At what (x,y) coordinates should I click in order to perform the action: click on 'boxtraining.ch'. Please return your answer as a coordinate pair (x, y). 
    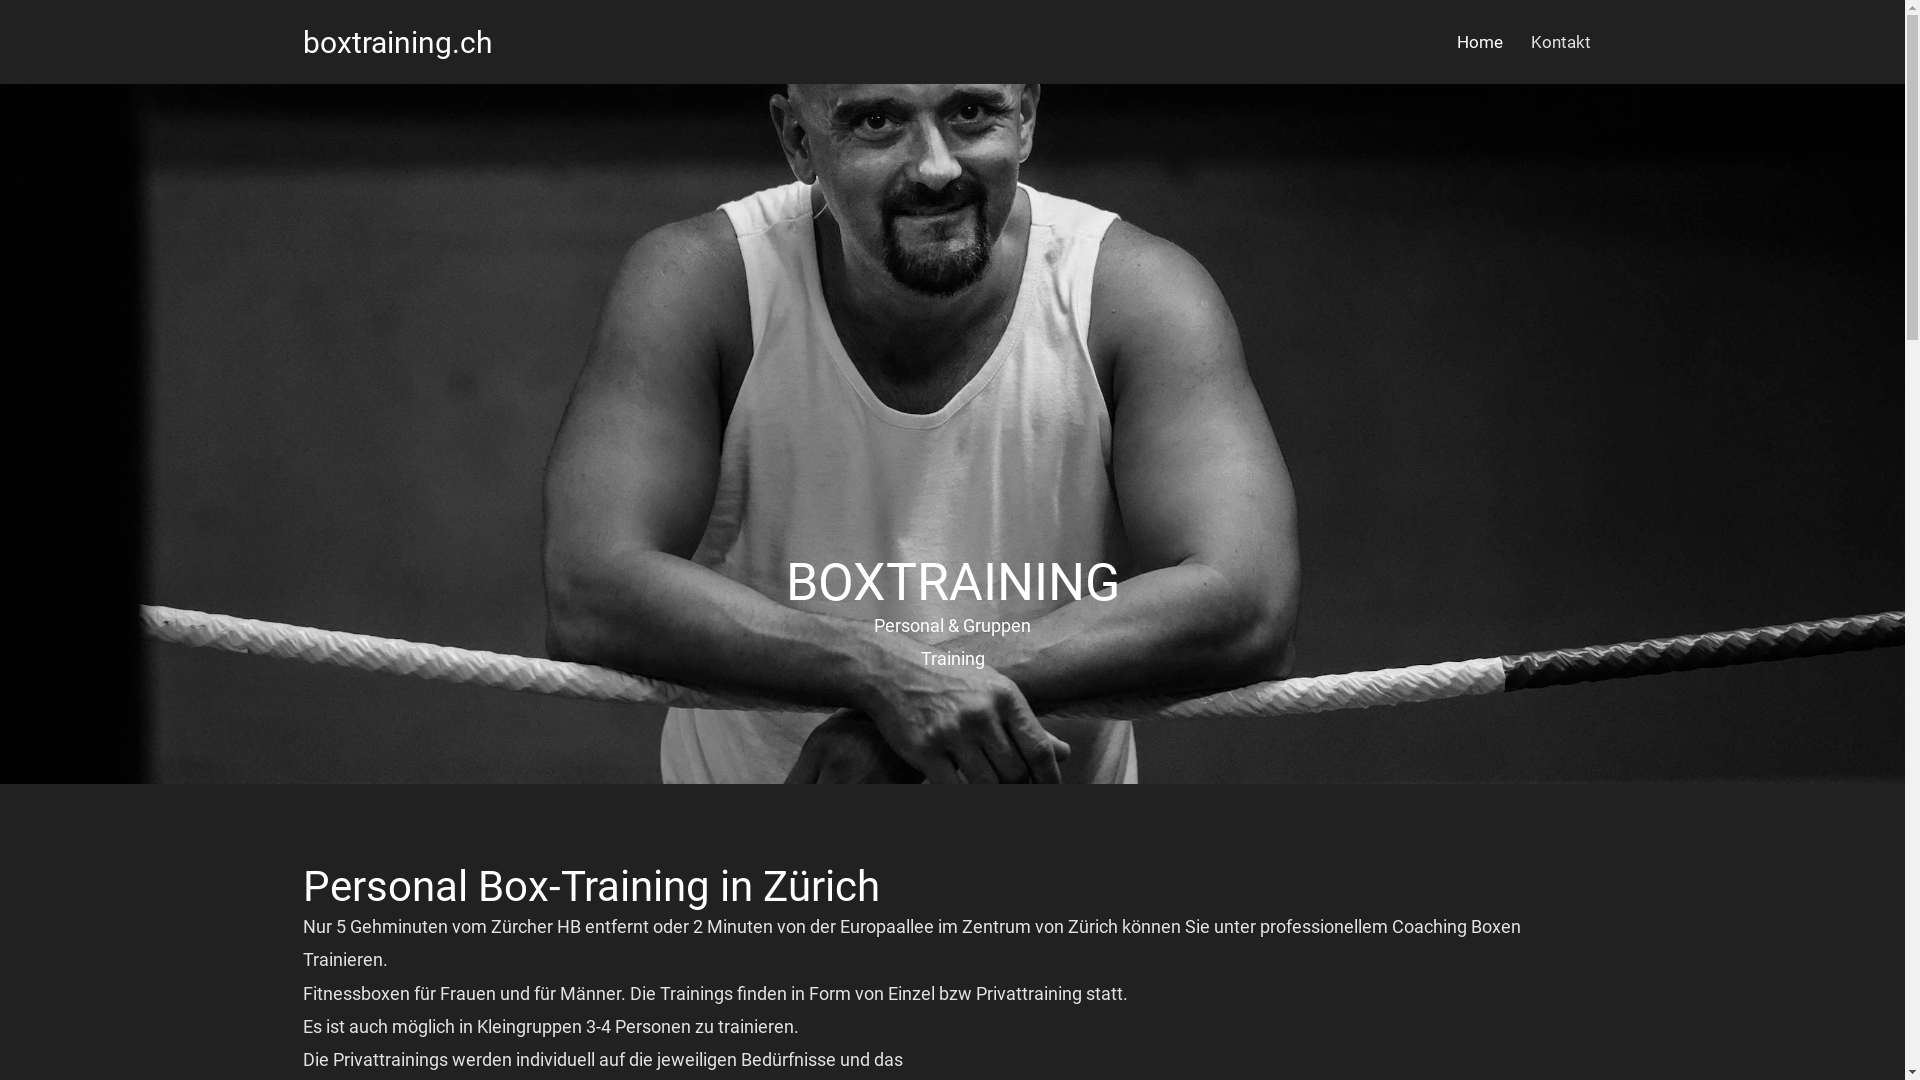
    Looking at the image, I should click on (397, 41).